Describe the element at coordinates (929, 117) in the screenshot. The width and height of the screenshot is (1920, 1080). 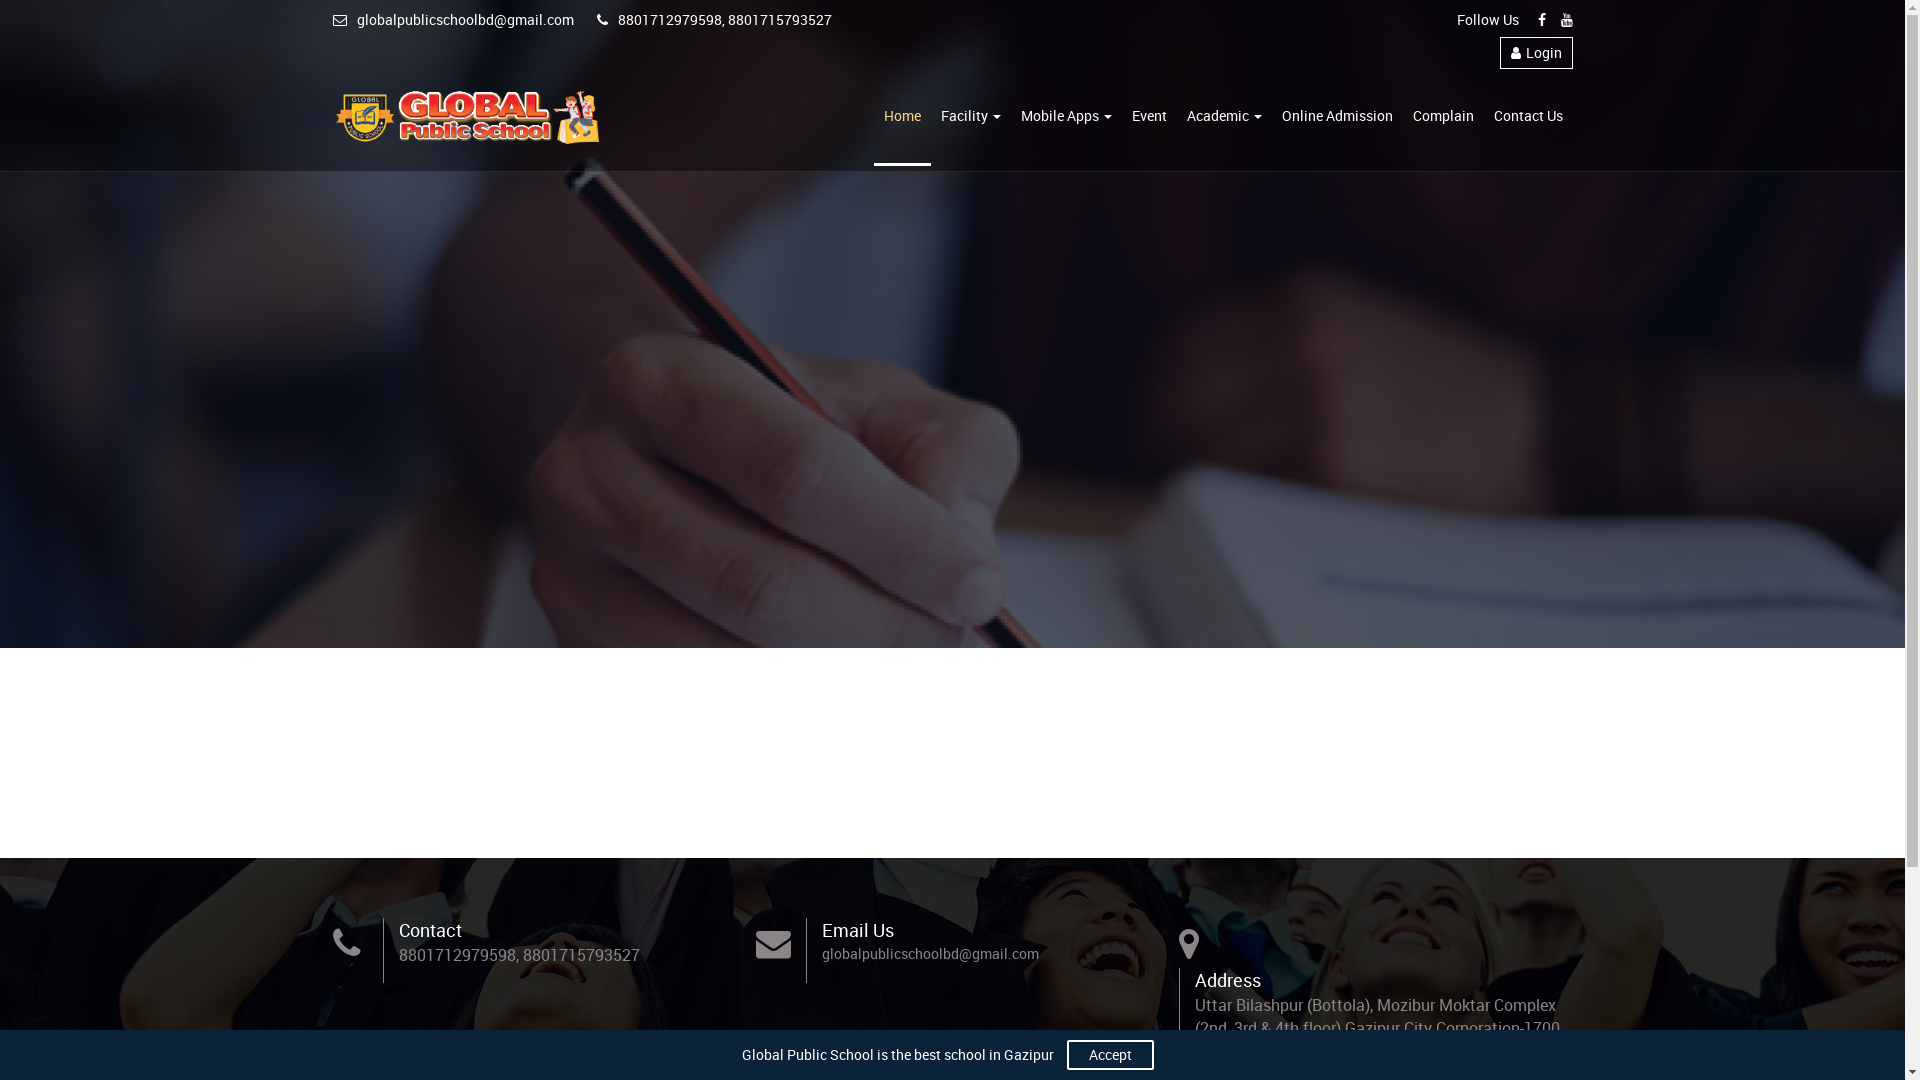
I see `'Facility'` at that location.